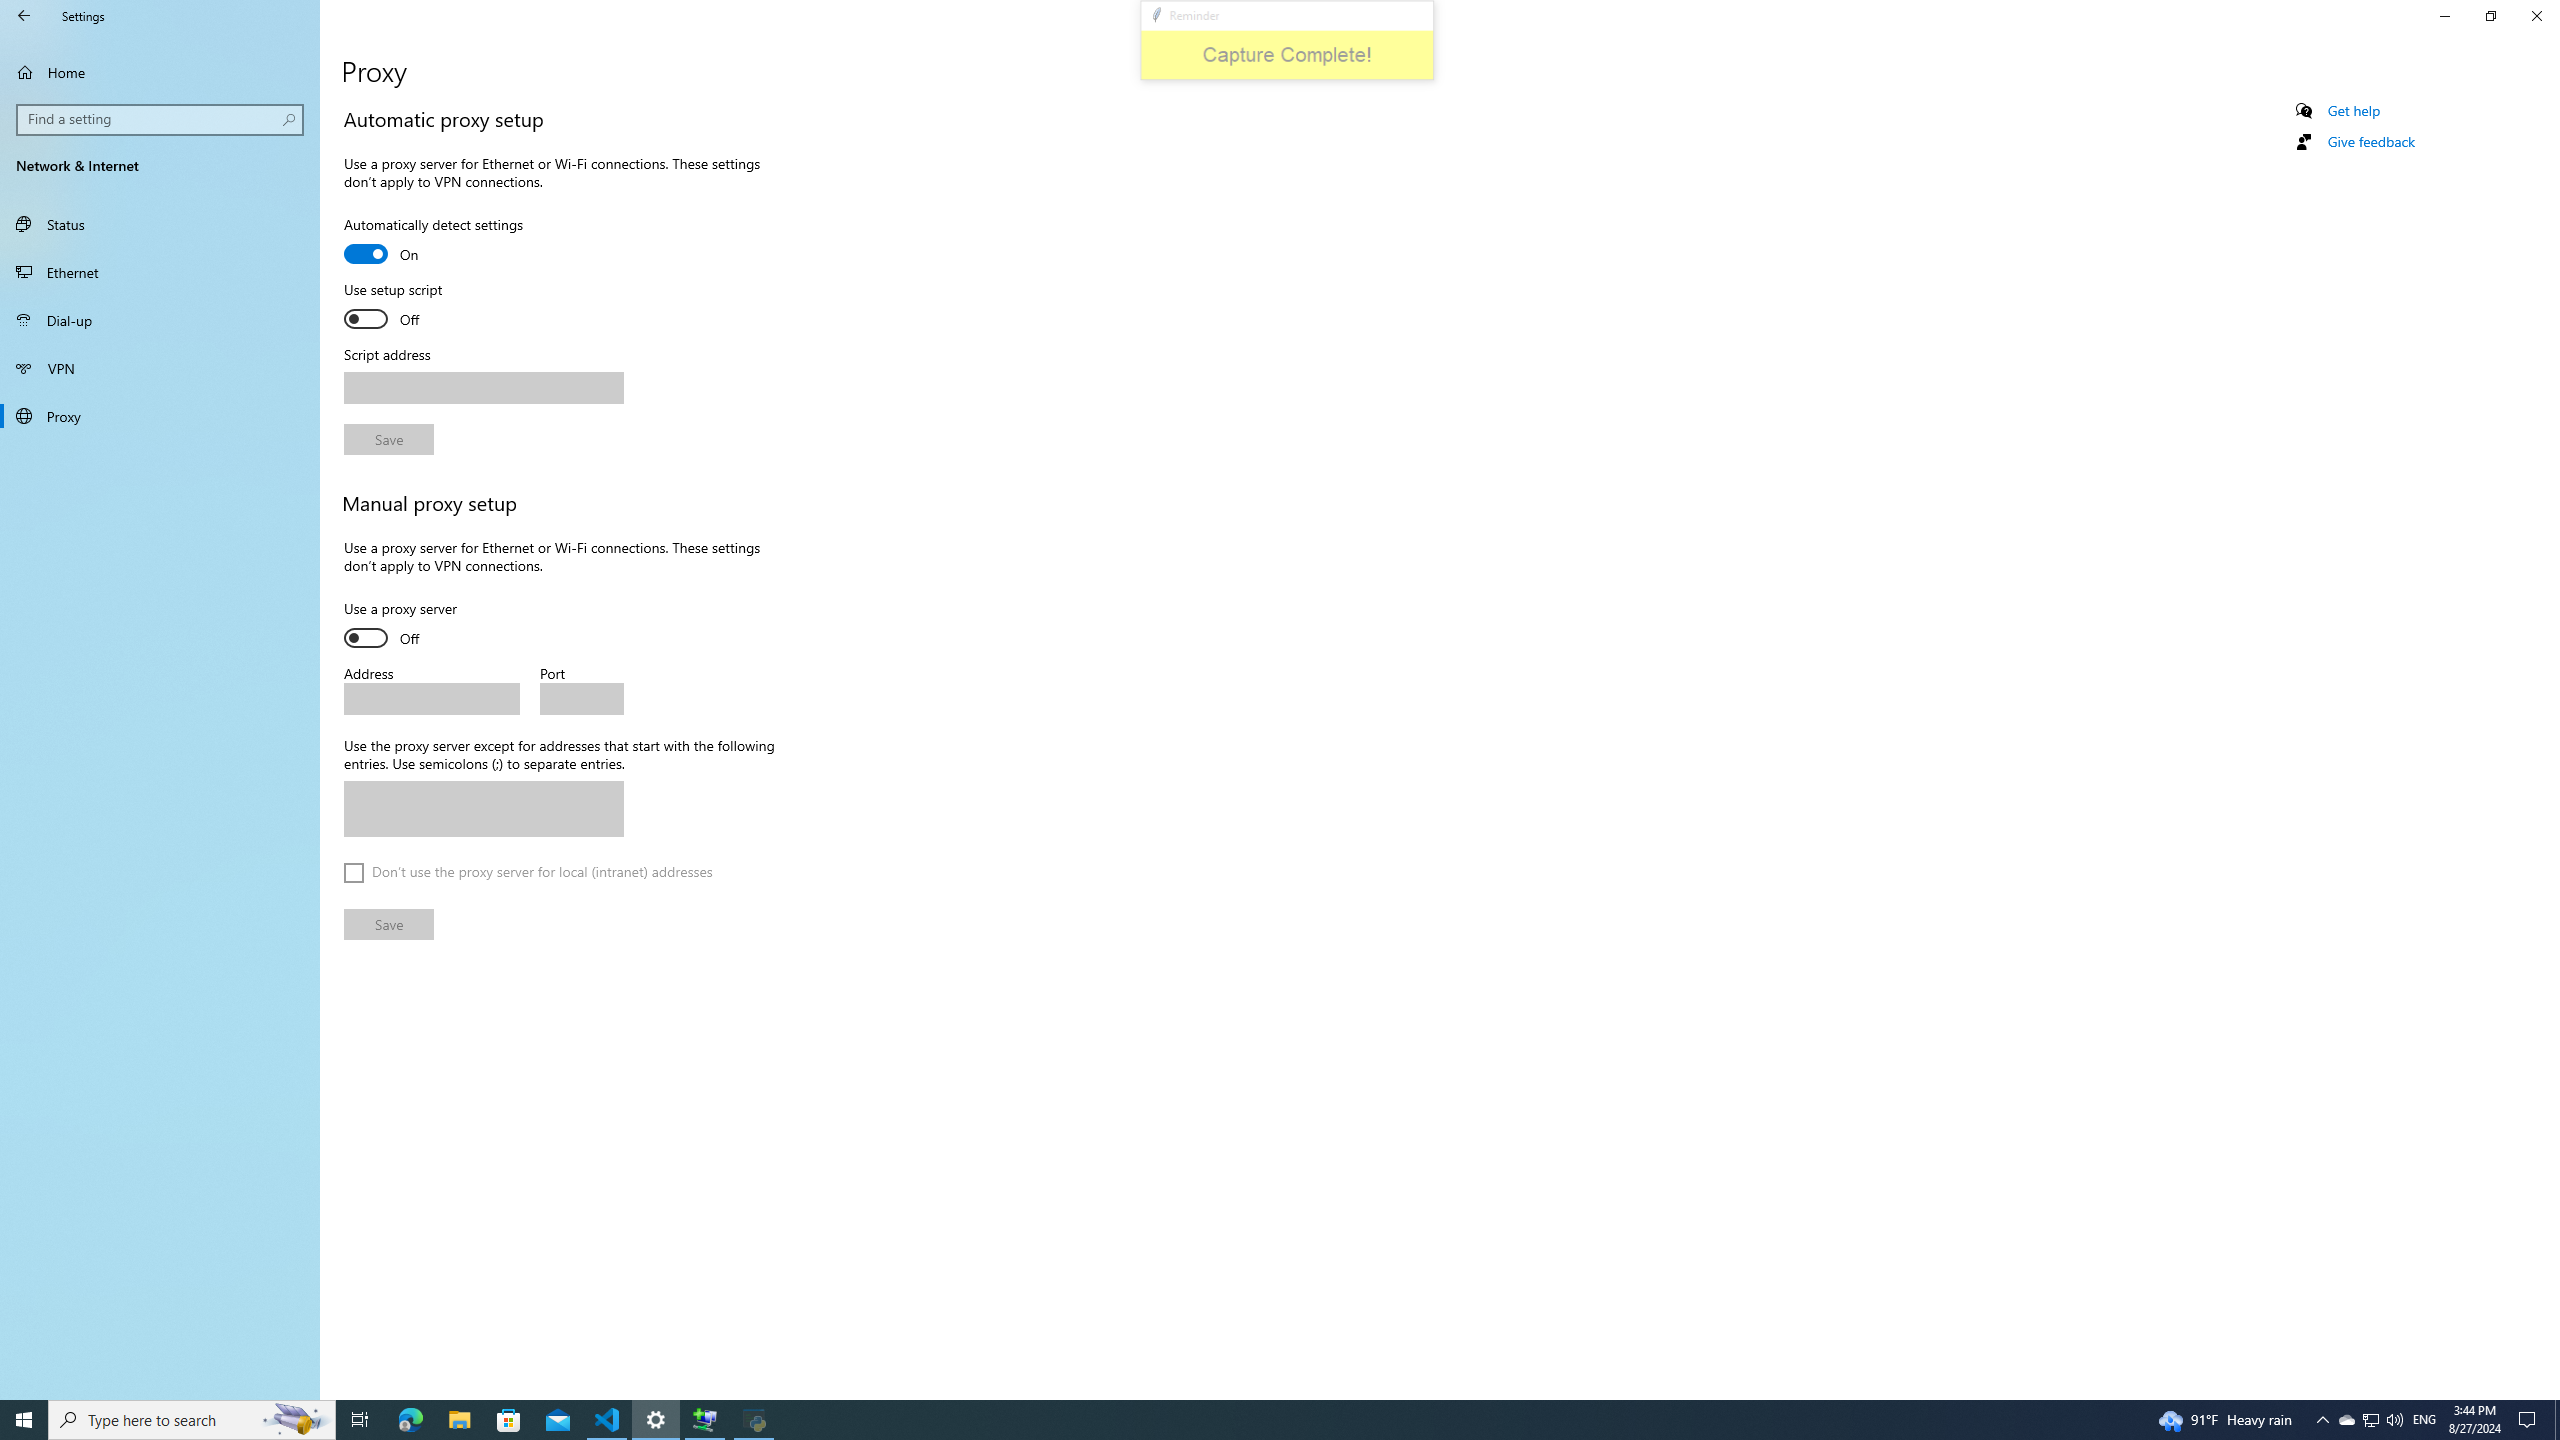 The width and height of the screenshot is (2560, 1440). Describe the element at coordinates (2490, 15) in the screenshot. I see `'Restore Settings'` at that location.